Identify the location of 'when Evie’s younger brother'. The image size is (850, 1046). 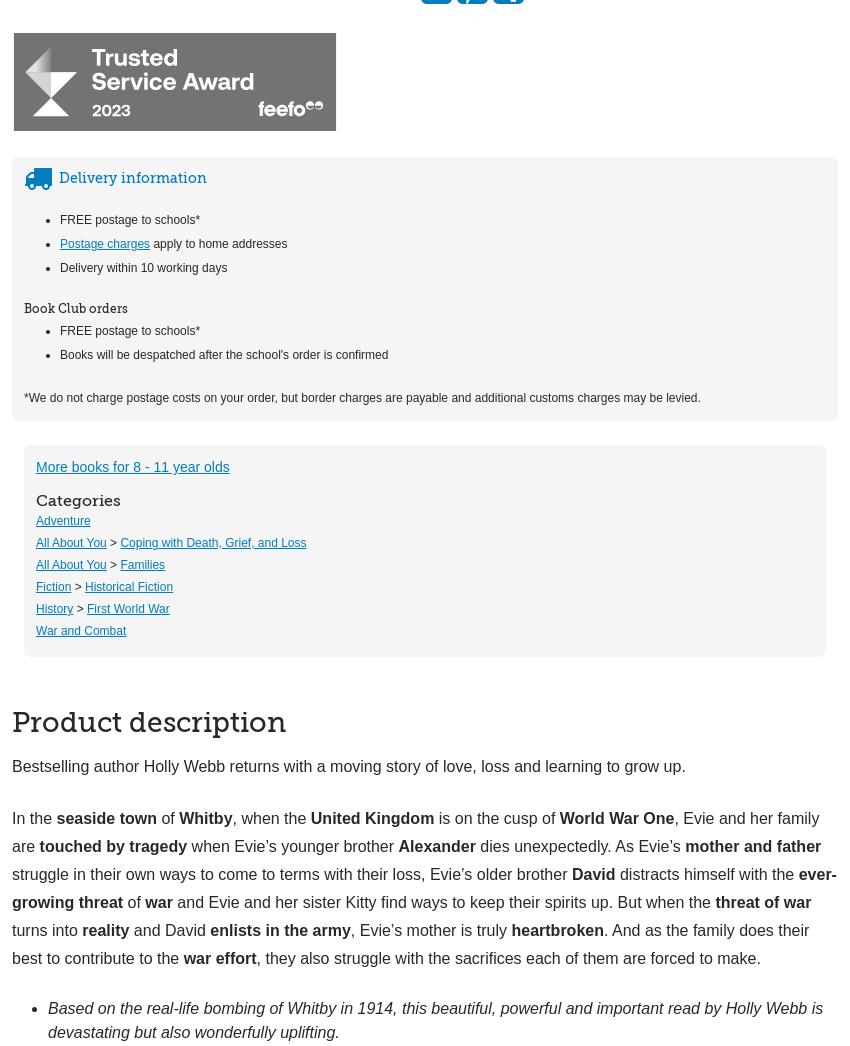
(291, 844).